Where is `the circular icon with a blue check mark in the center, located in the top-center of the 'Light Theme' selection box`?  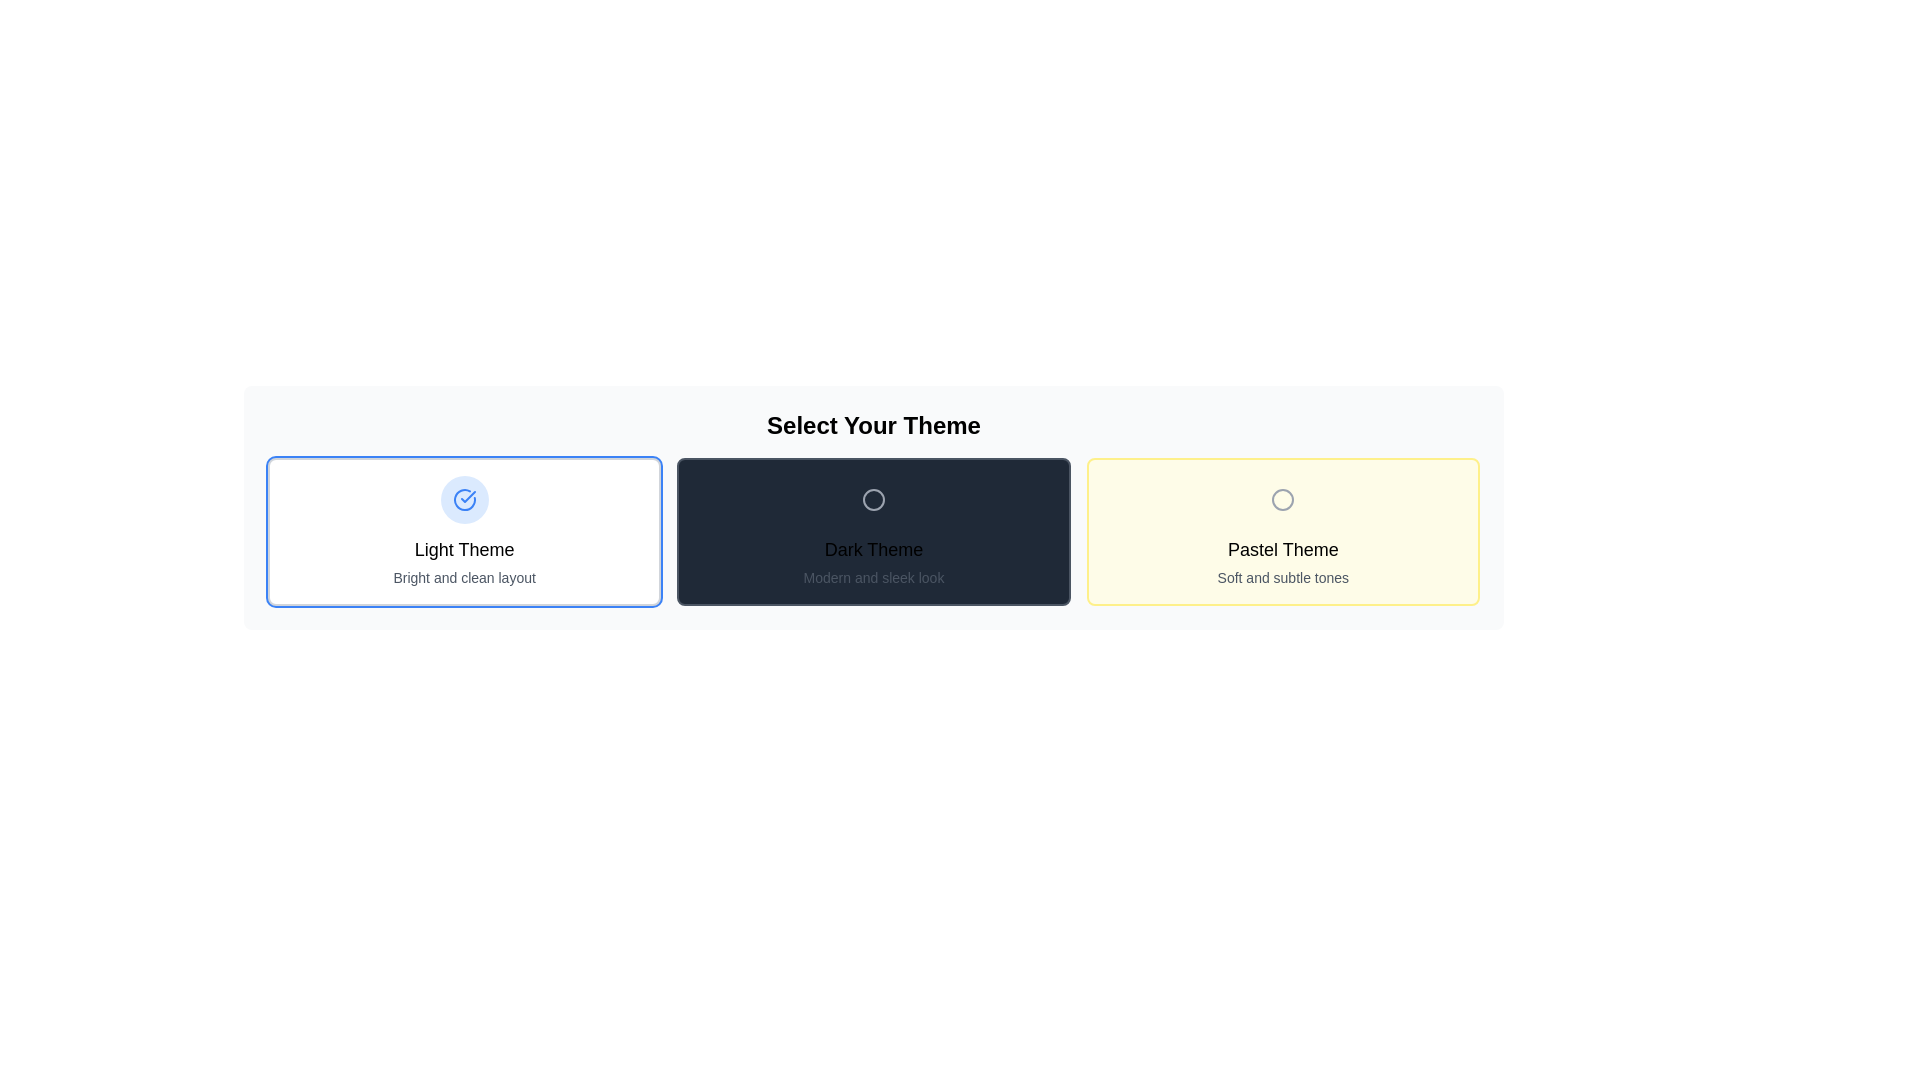
the circular icon with a blue check mark in the center, located in the top-center of the 'Light Theme' selection box is located at coordinates (463, 499).